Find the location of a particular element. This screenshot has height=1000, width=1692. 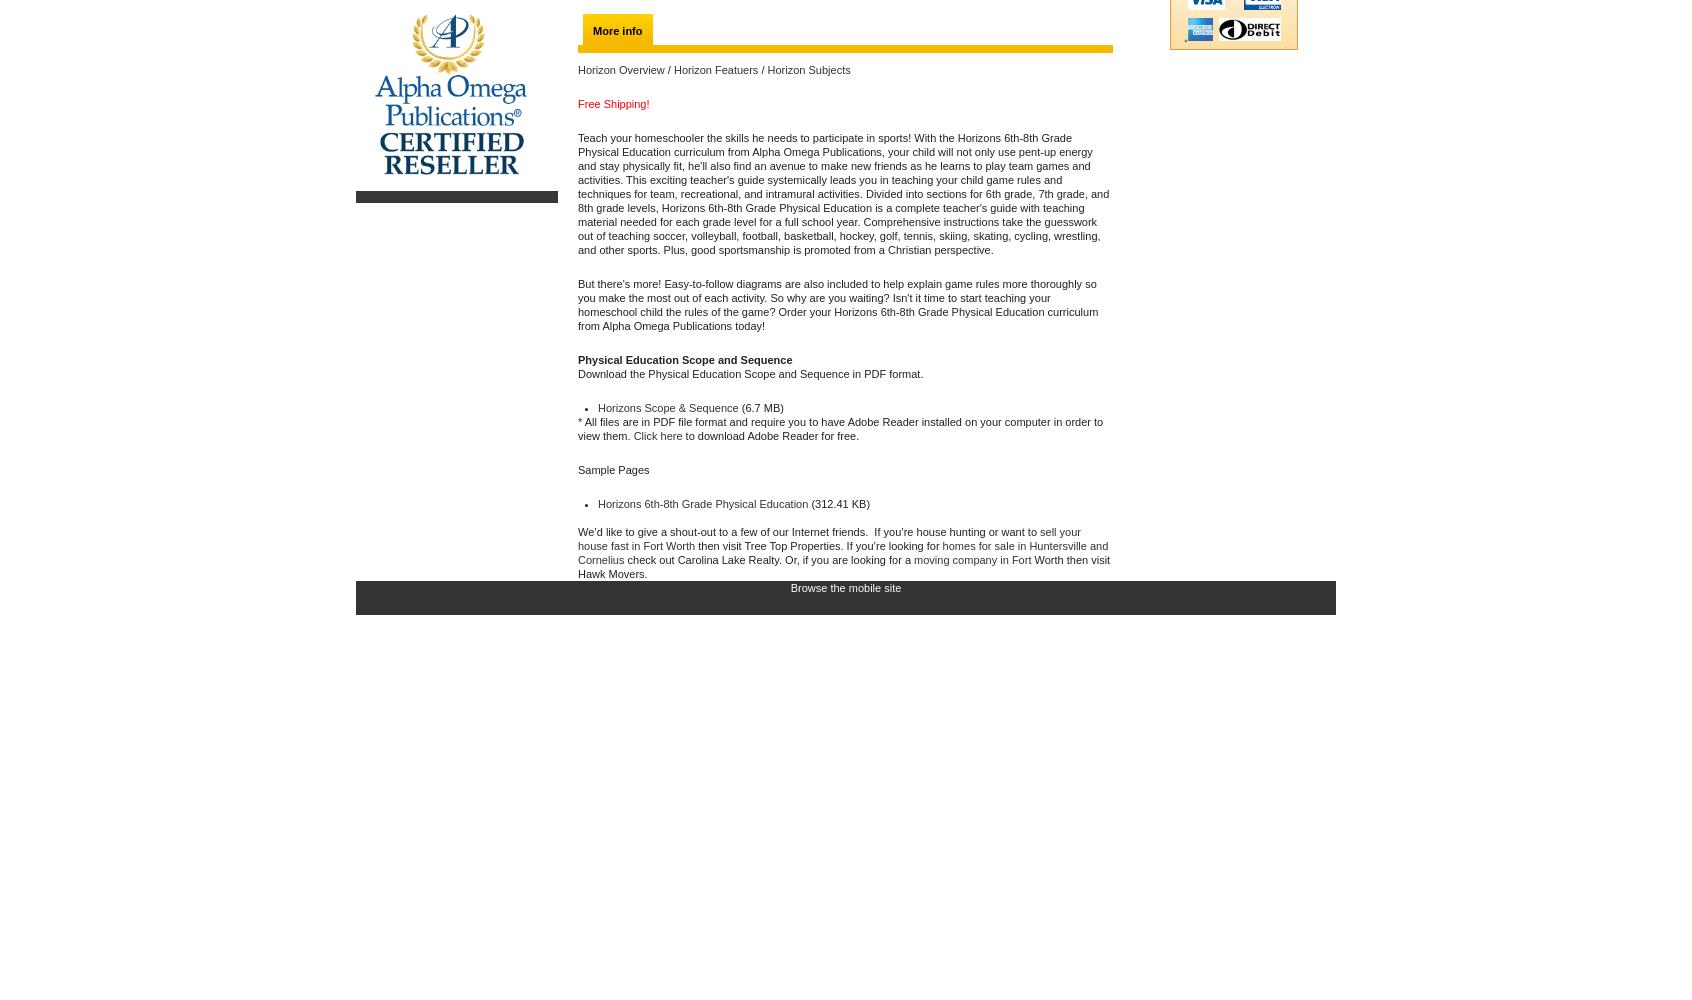

'Teach your homeschooler the skills he needs to participate in sports! With the Horizons 6th-8th Grade Physical Education curriculum from Alpha Omega Publications, your child will not only use pent-up energy and stay physically fit, he'll also find an avenue to make new friends as he learns to play team games and activities. This exciting teacher's guide systemically leads you in teaching your child game rules and techniques for team, recreational, and intramural activities. Divided into sections for 6th grade, 7th grade, and 8th grade levels, Horizons 6th-8th Grade Physical Education is a complete teacher's guide with teaching material needed for each grade level for a full school year. Comprehensive instructions take the guesswork out of teaching soccer, volleyball, football, basketball, hockey, golf, tennis, skiing, skating, cycling, wrestling, and other sports. Plus, good sportsmanship is promoted from a Christian perspective.' is located at coordinates (843, 193).